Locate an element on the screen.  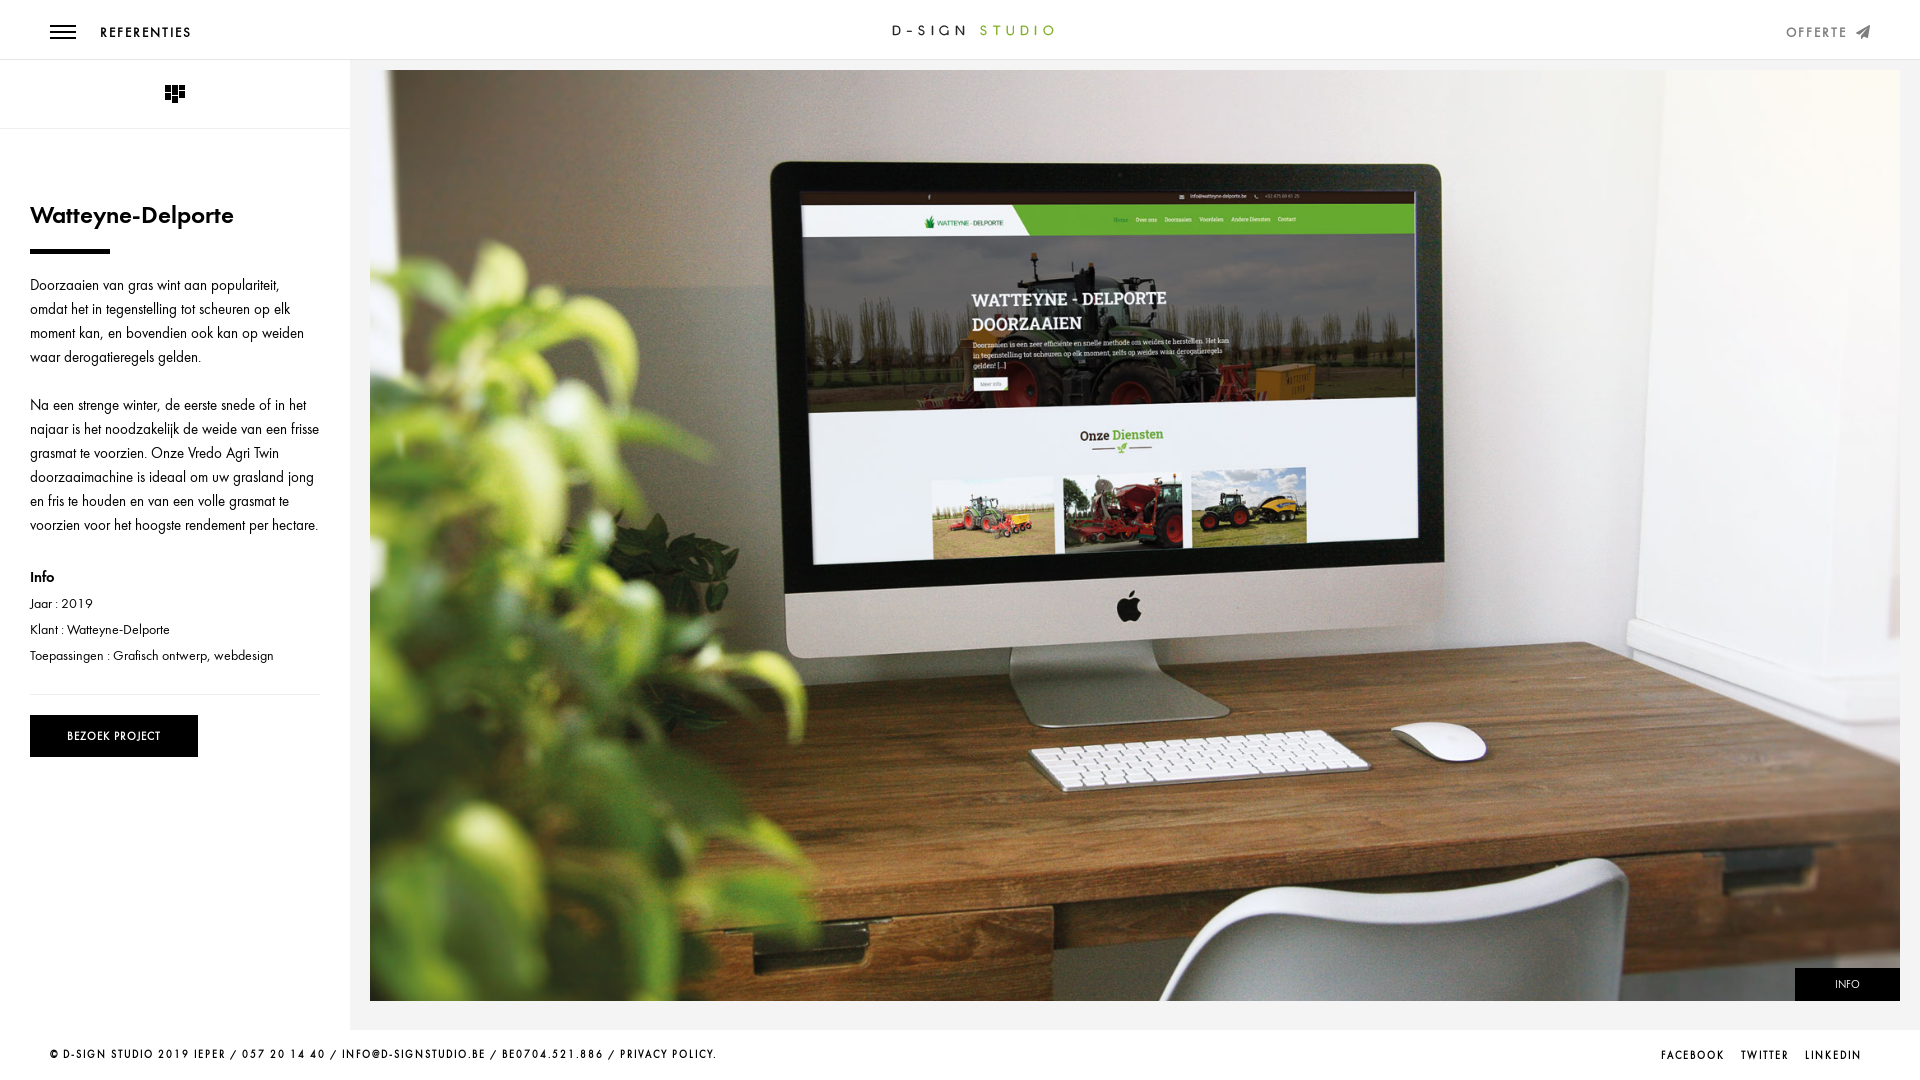
'PRIVACY POLICY' is located at coordinates (666, 1054).